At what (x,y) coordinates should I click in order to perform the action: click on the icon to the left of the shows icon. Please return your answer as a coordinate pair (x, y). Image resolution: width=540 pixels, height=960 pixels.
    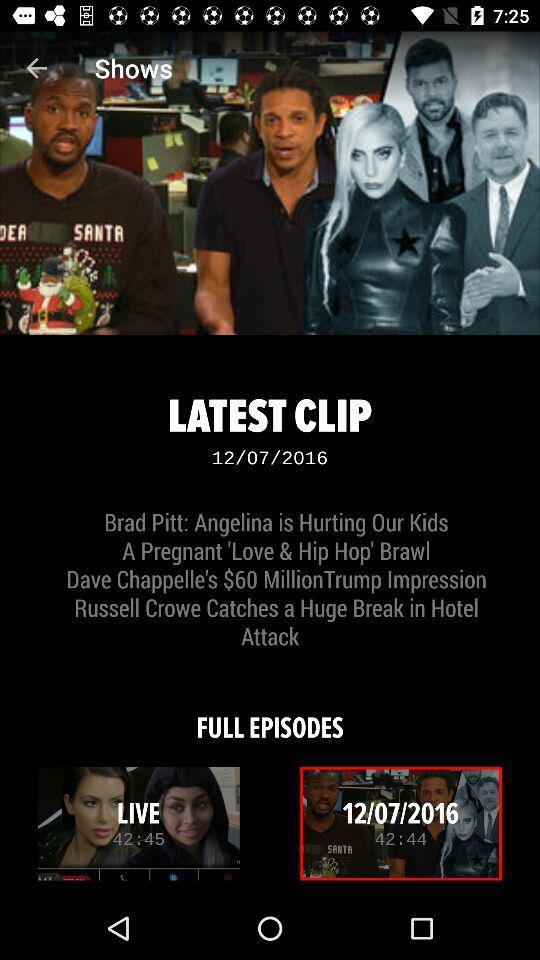
    Looking at the image, I should click on (36, 68).